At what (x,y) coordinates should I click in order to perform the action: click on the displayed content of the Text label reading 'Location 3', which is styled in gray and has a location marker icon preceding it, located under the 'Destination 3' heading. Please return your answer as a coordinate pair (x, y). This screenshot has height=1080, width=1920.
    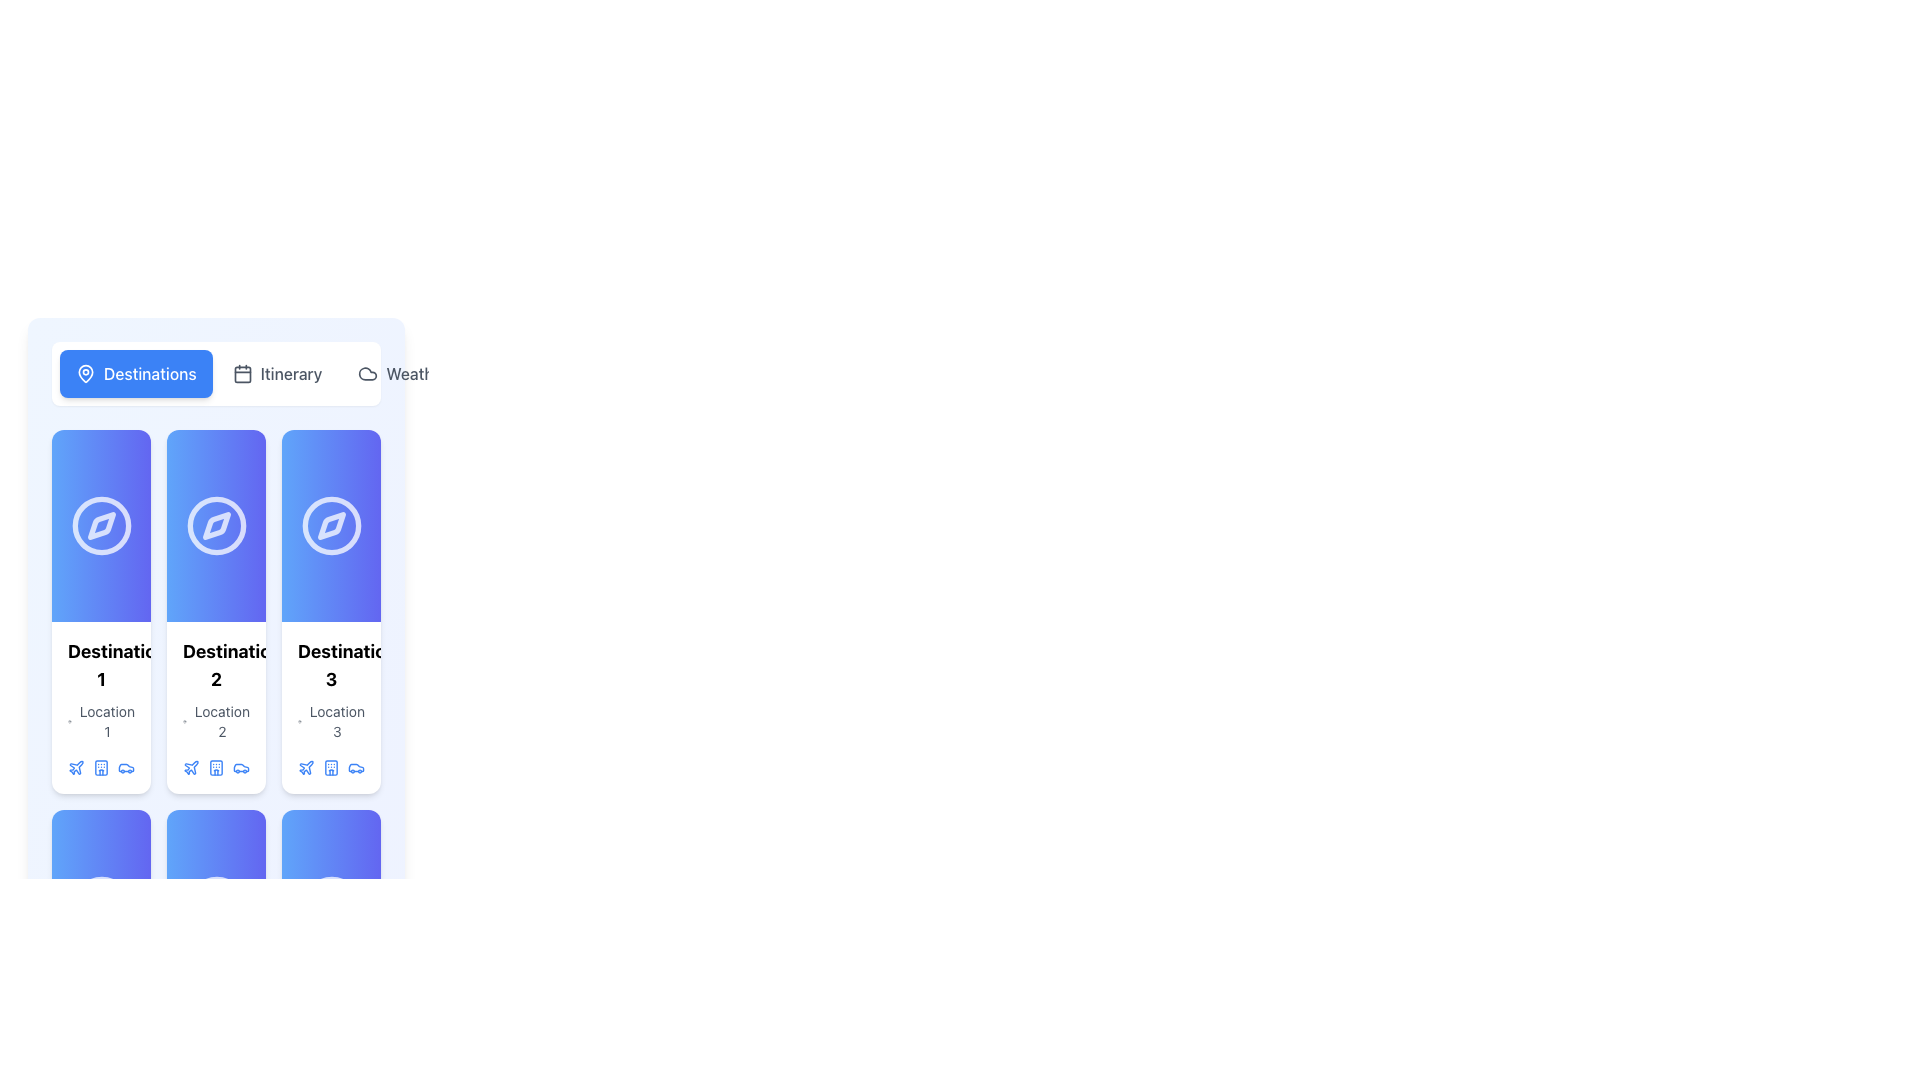
    Looking at the image, I should click on (331, 721).